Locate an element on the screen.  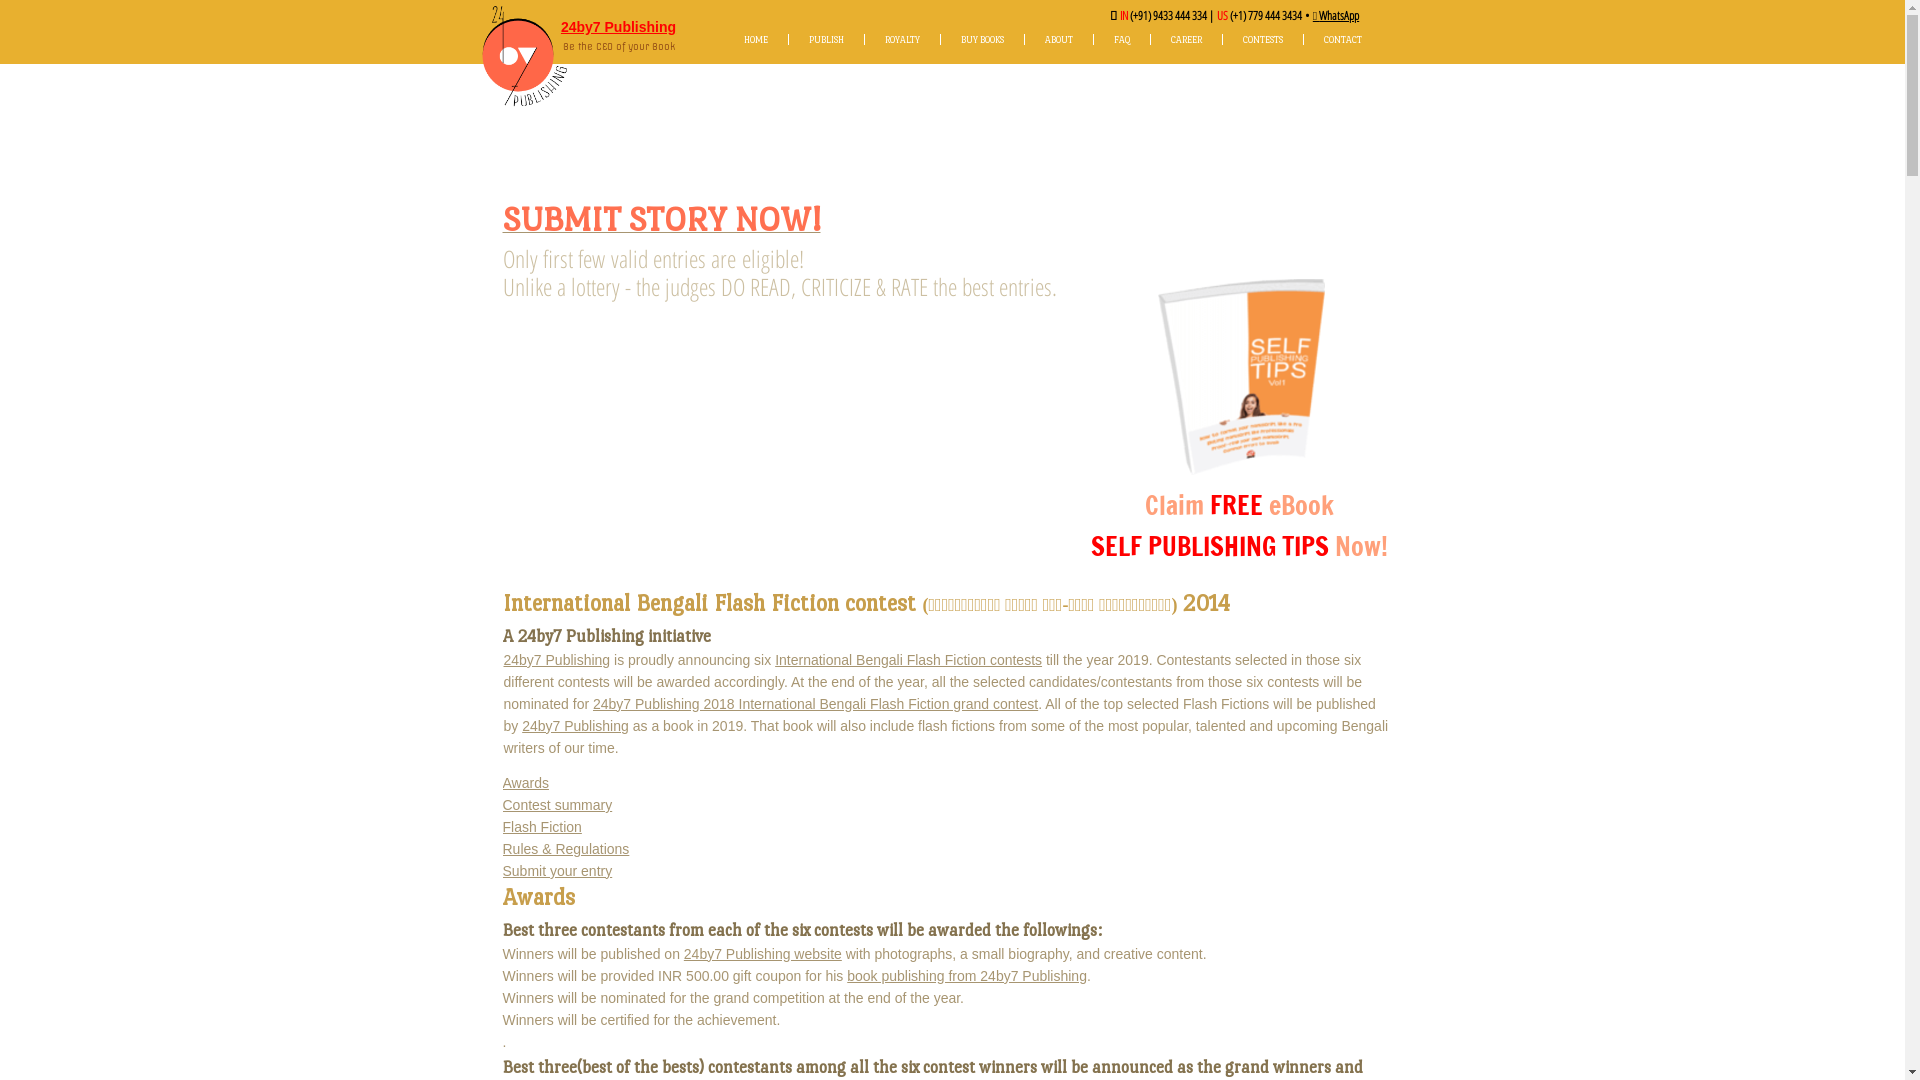
'FAQ' is located at coordinates (1092, 39).